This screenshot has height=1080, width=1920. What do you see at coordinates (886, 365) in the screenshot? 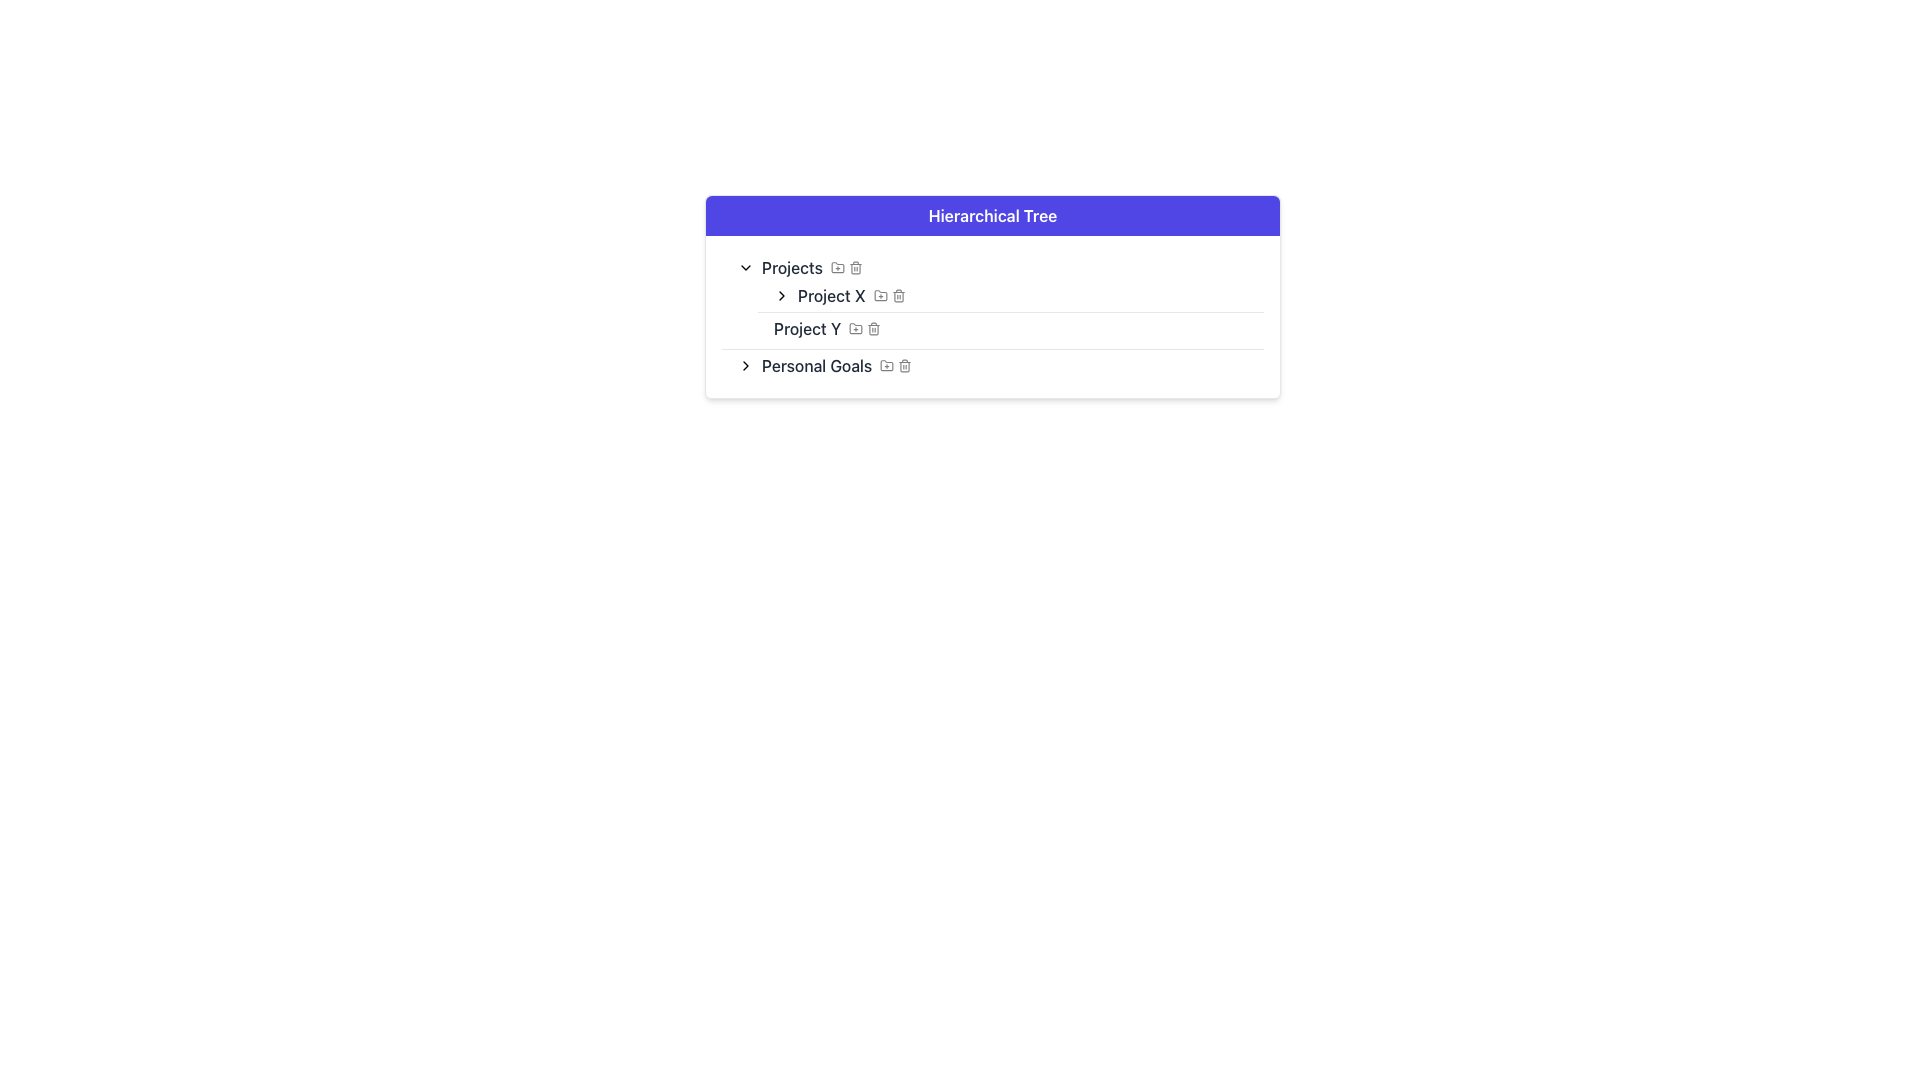
I see `the icon representing the addition of a new folder under 'Personal Goals', which is located to the right of the 'Personal Goals' label` at bounding box center [886, 365].